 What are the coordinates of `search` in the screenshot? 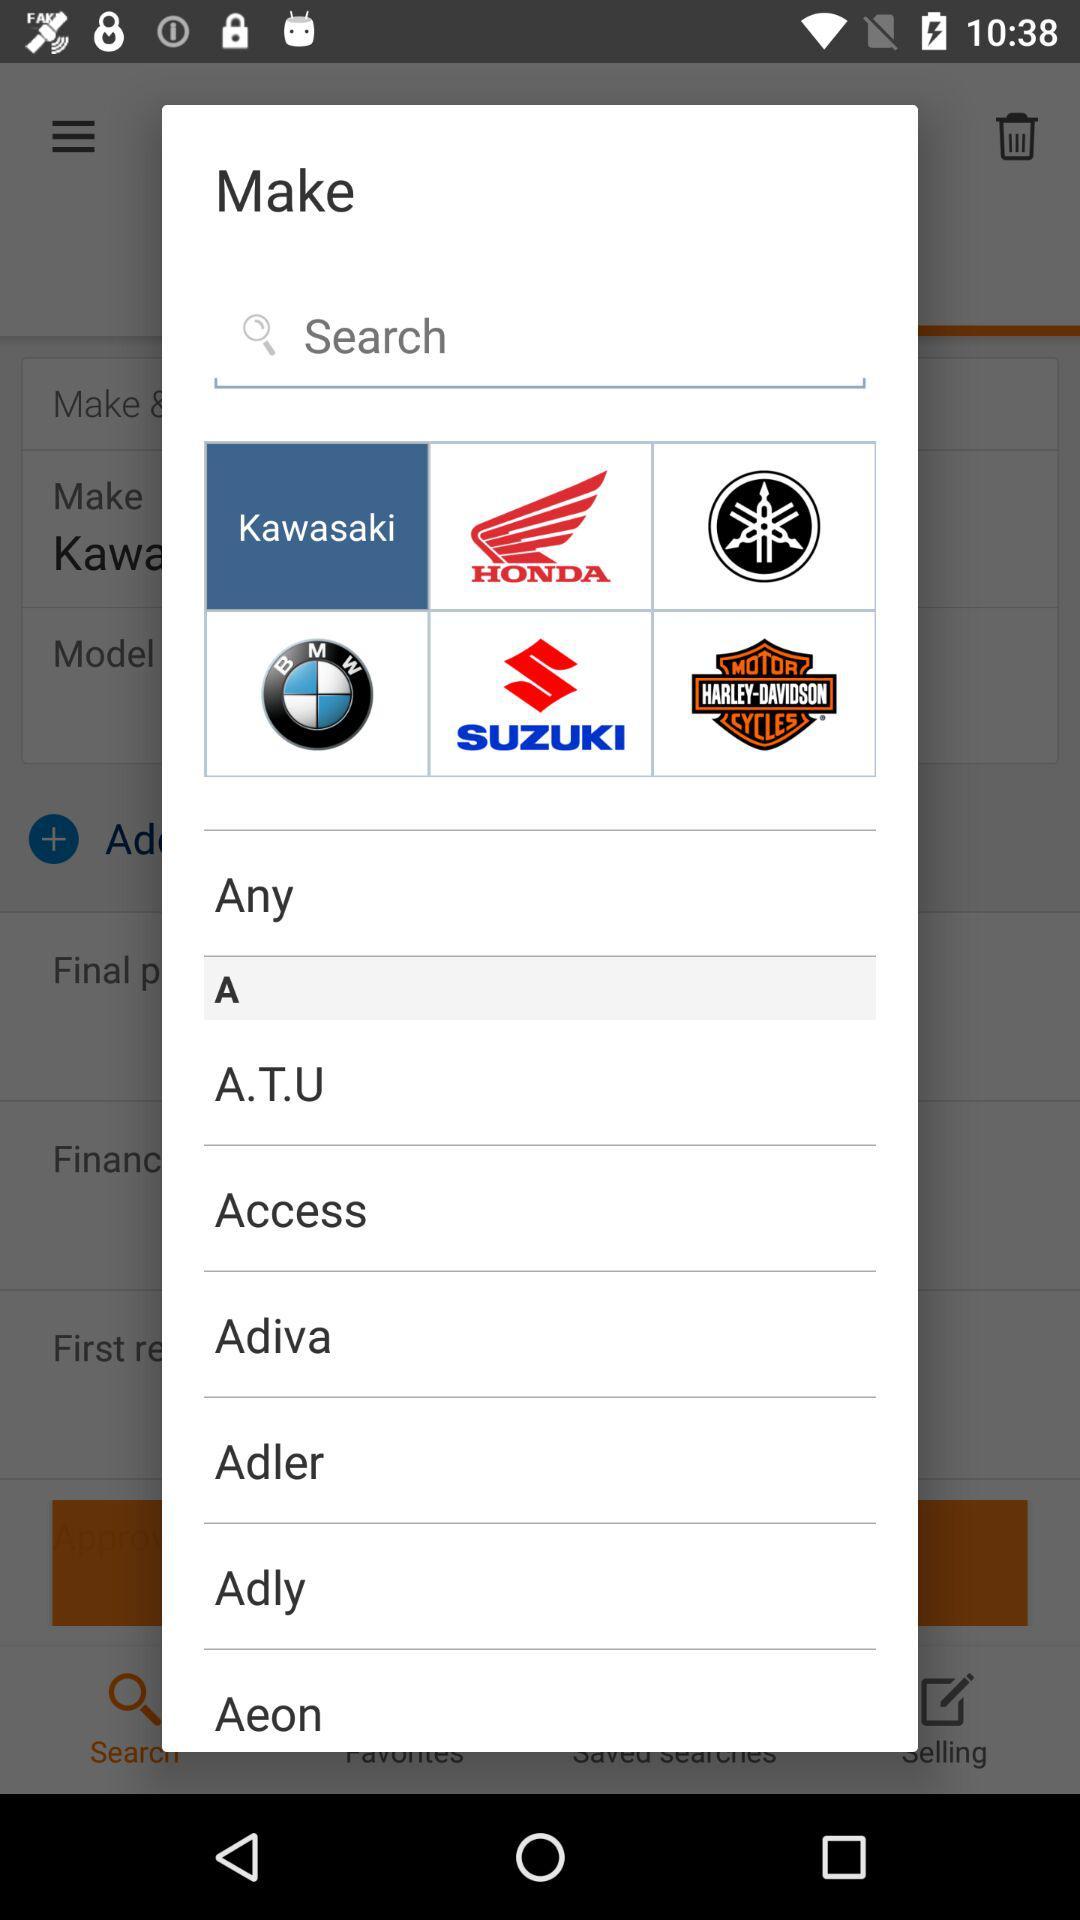 It's located at (540, 336).